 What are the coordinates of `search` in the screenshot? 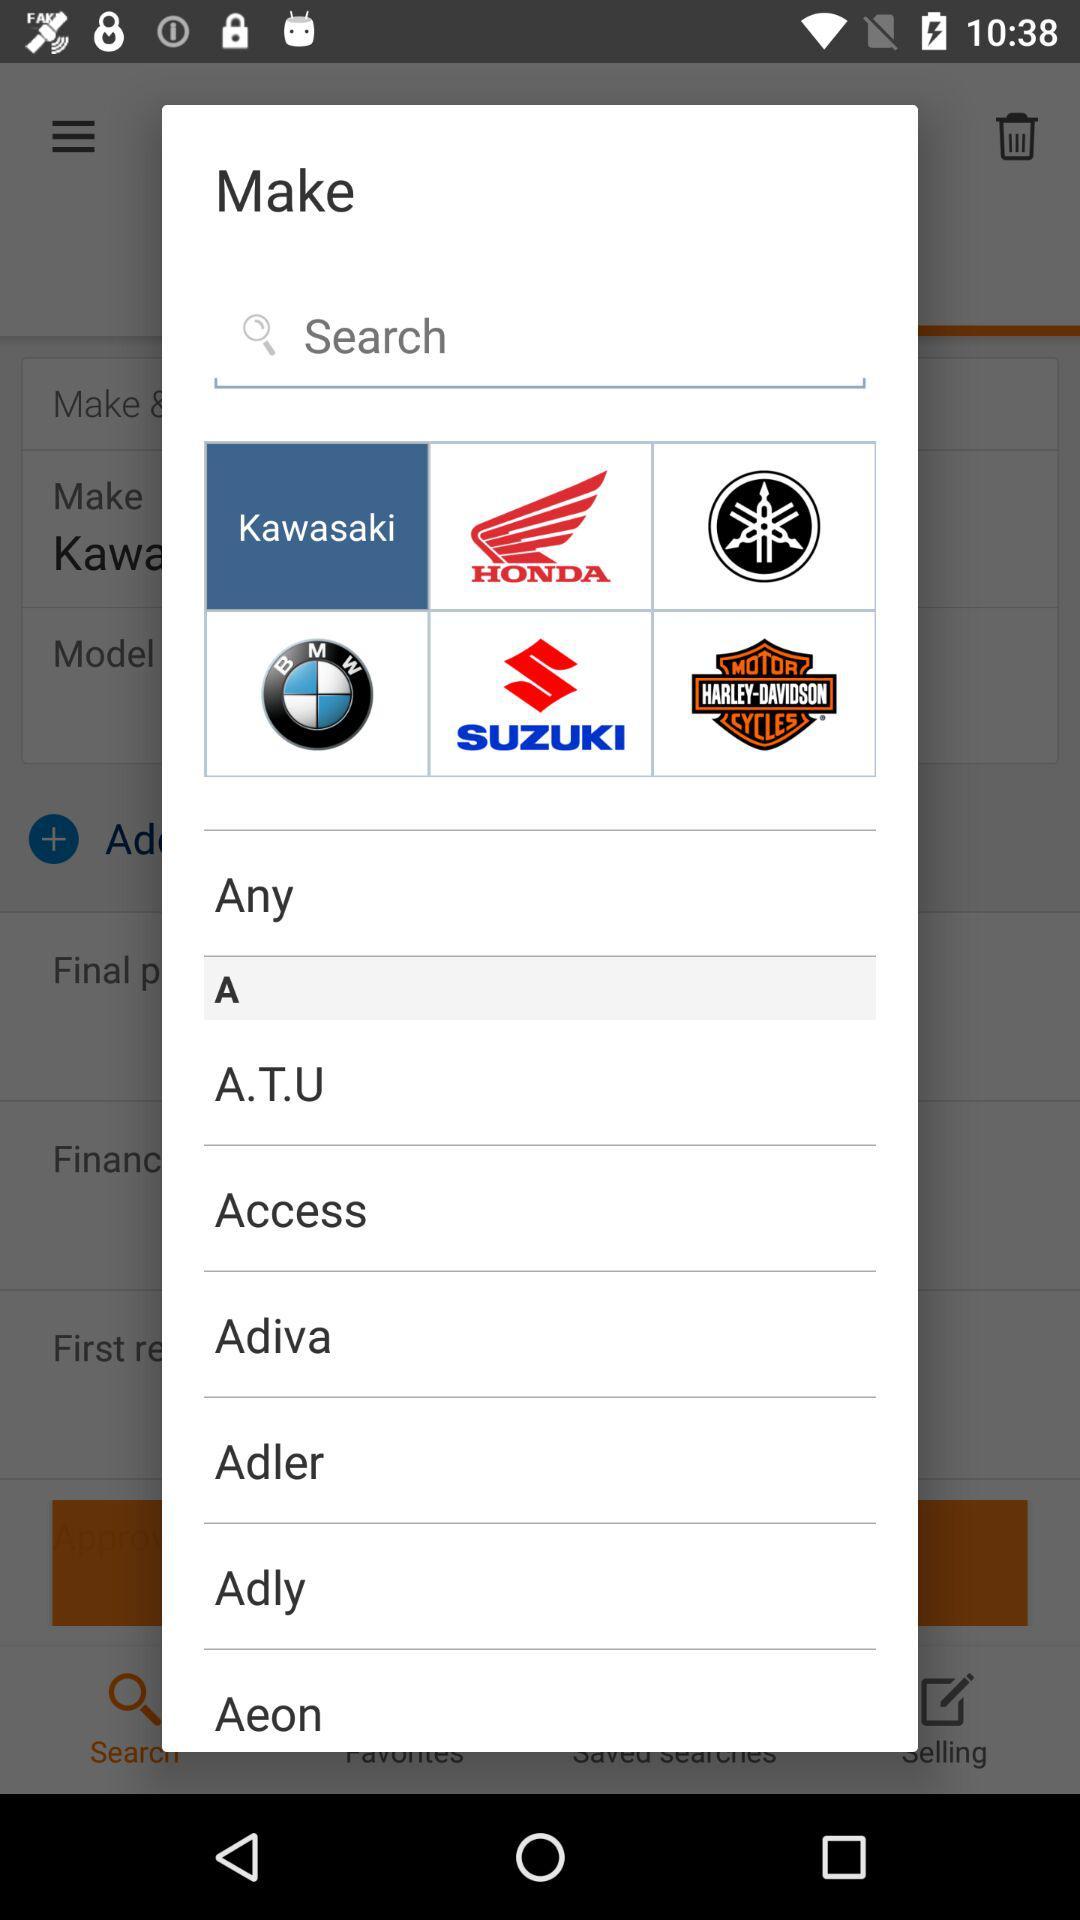 It's located at (540, 336).